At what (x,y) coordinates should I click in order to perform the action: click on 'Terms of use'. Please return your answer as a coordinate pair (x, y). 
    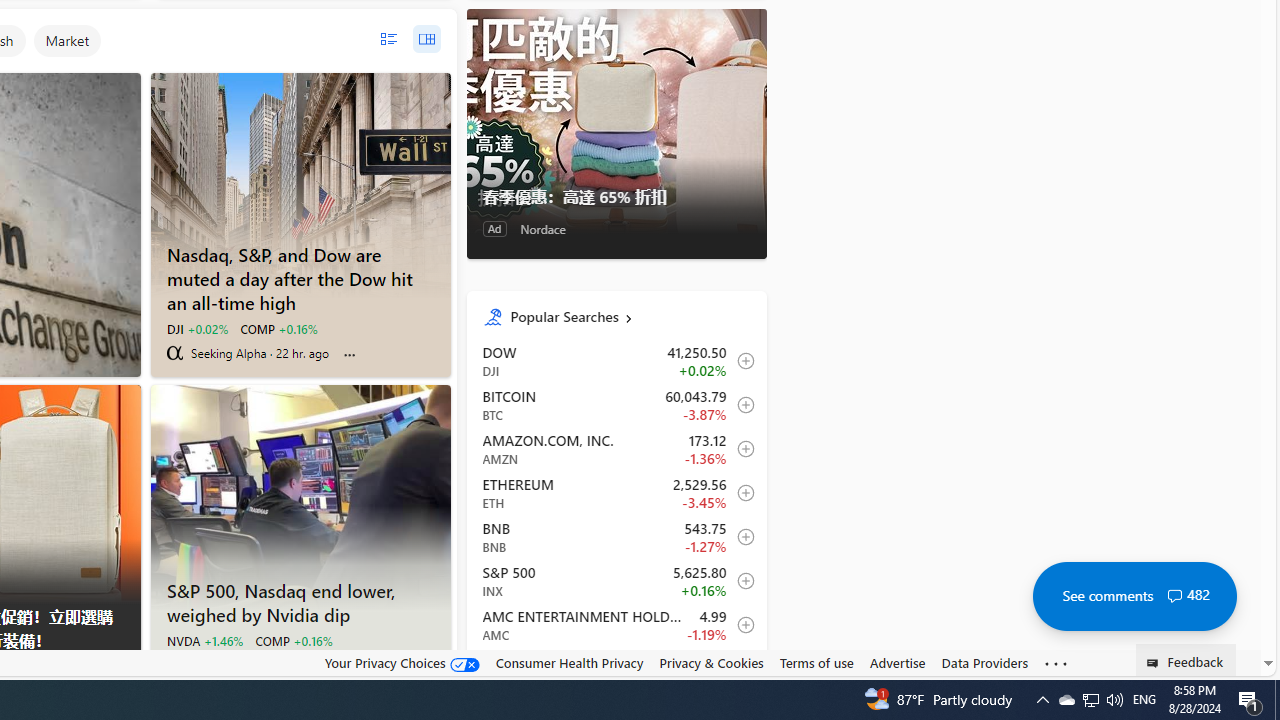
    Looking at the image, I should click on (816, 662).